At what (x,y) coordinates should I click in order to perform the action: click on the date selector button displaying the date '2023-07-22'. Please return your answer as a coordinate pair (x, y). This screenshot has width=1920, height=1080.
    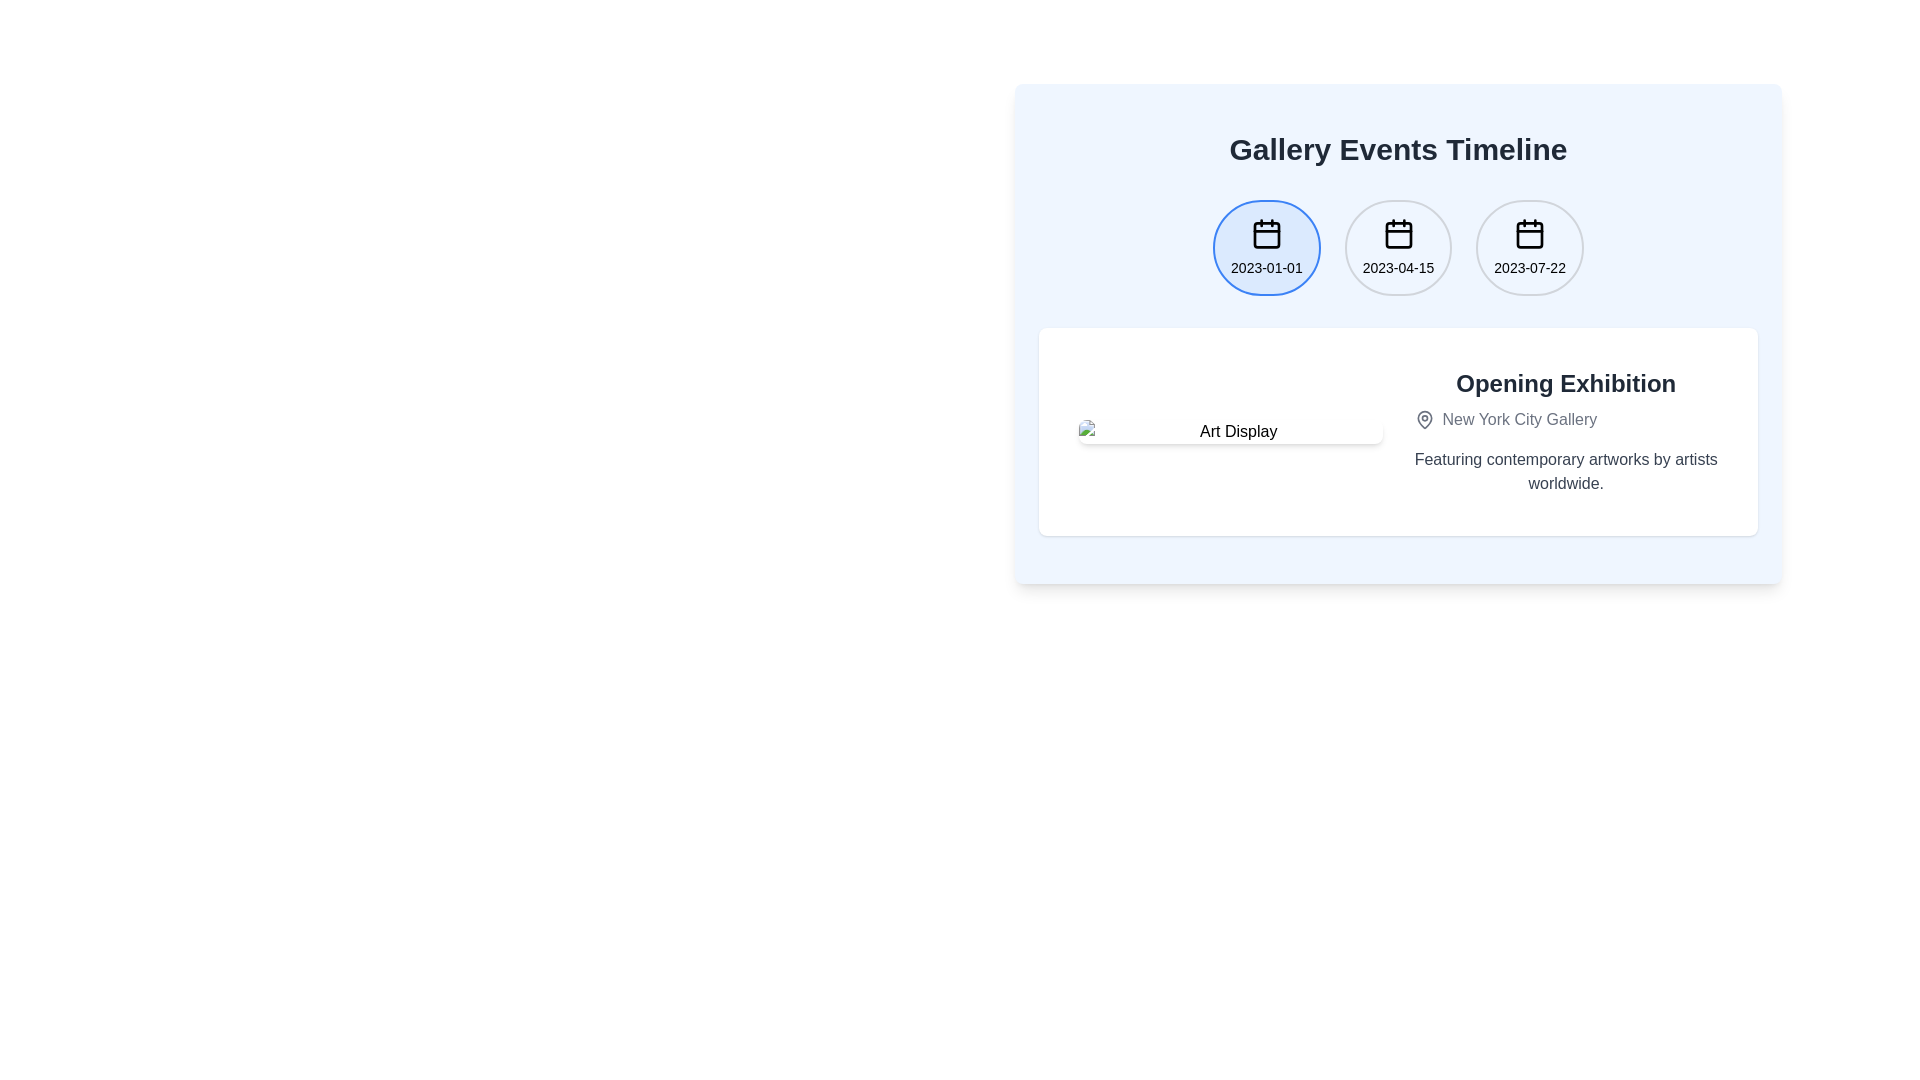
    Looking at the image, I should click on (1529, 246).